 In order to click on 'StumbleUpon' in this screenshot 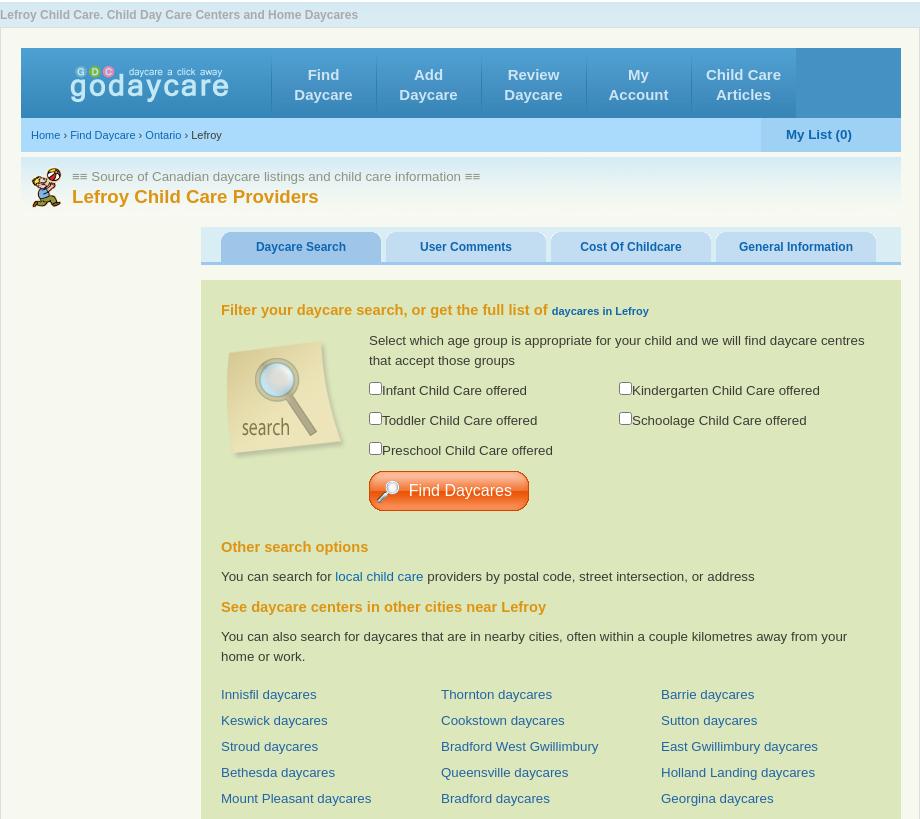, I will do `click(655, 73)`.